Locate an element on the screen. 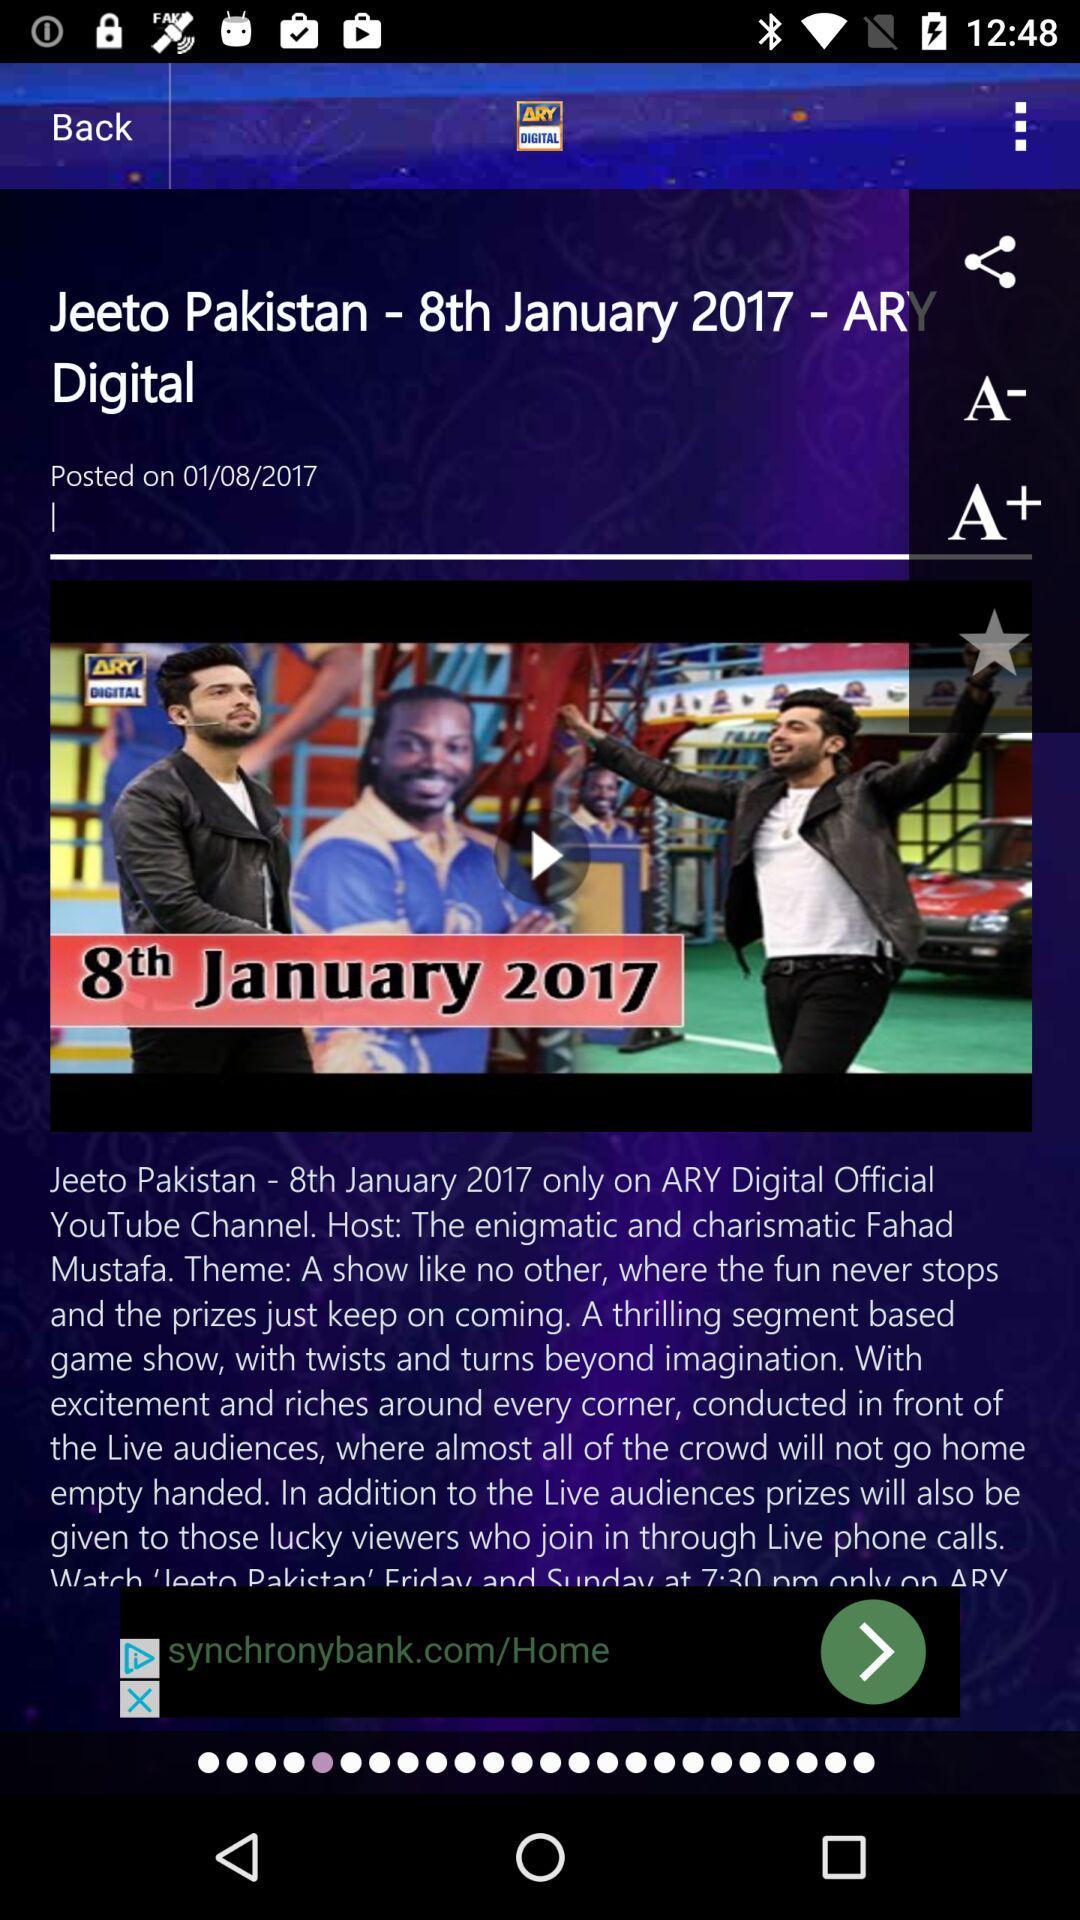  word zooming option is located at coordinates (994, 510).